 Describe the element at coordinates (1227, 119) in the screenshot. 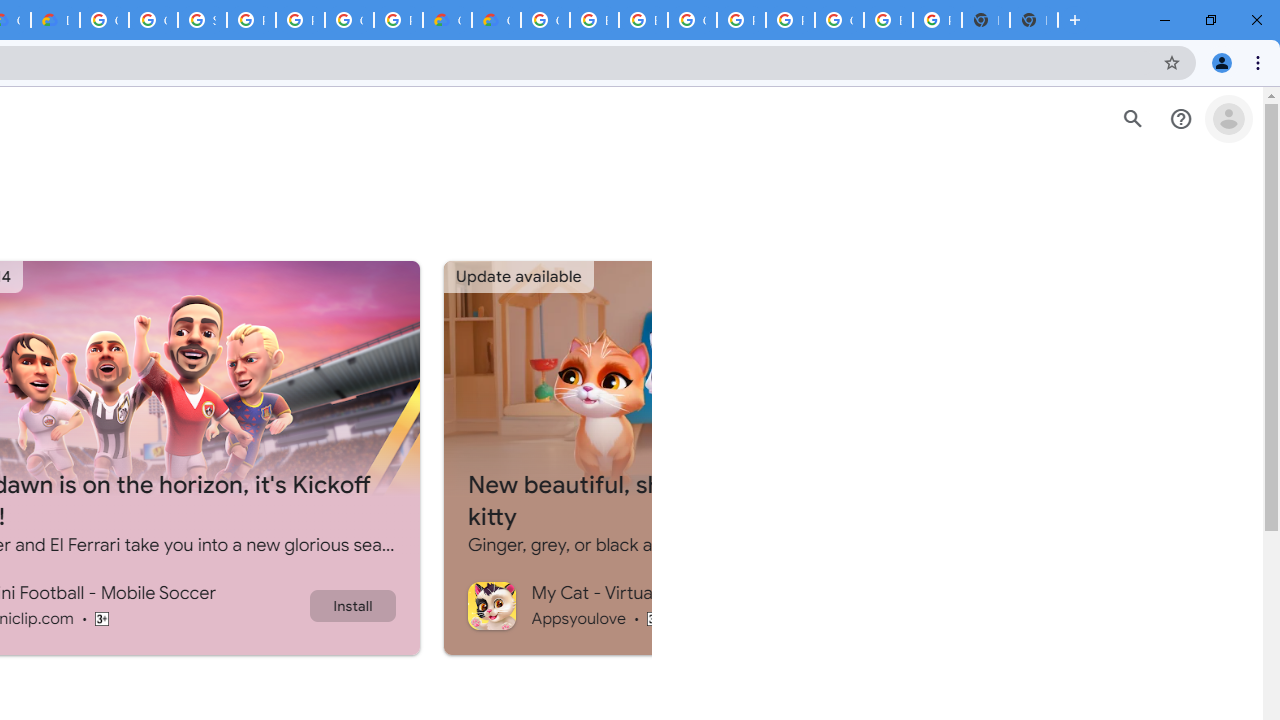

I see `'Open account menu'` at that location.